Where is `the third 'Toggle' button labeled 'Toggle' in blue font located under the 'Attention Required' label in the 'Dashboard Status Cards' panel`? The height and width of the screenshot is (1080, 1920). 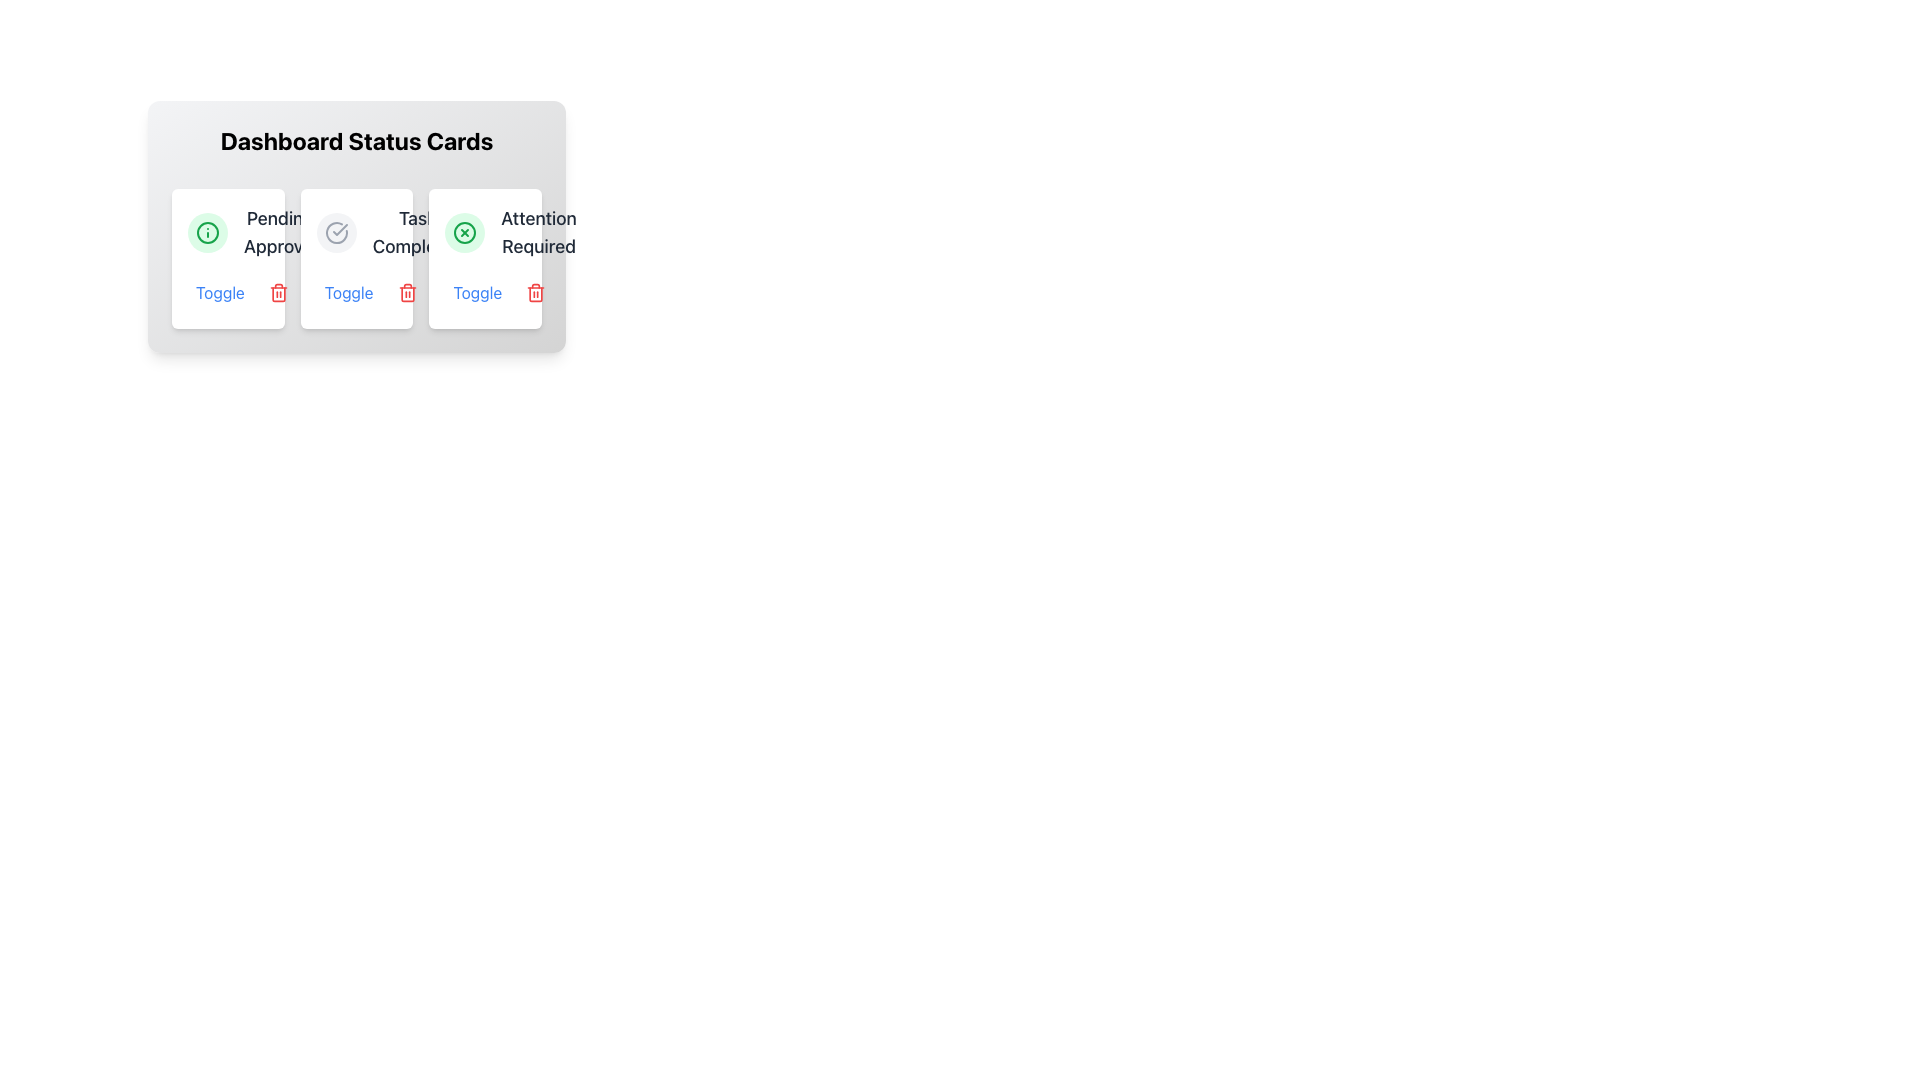 the third 'Toggle' button labeled 'Toggle' in blue font located under the 'Attention Required' label in the 'Dashboard Status Cards' panel is located at coordinates (485, 293).